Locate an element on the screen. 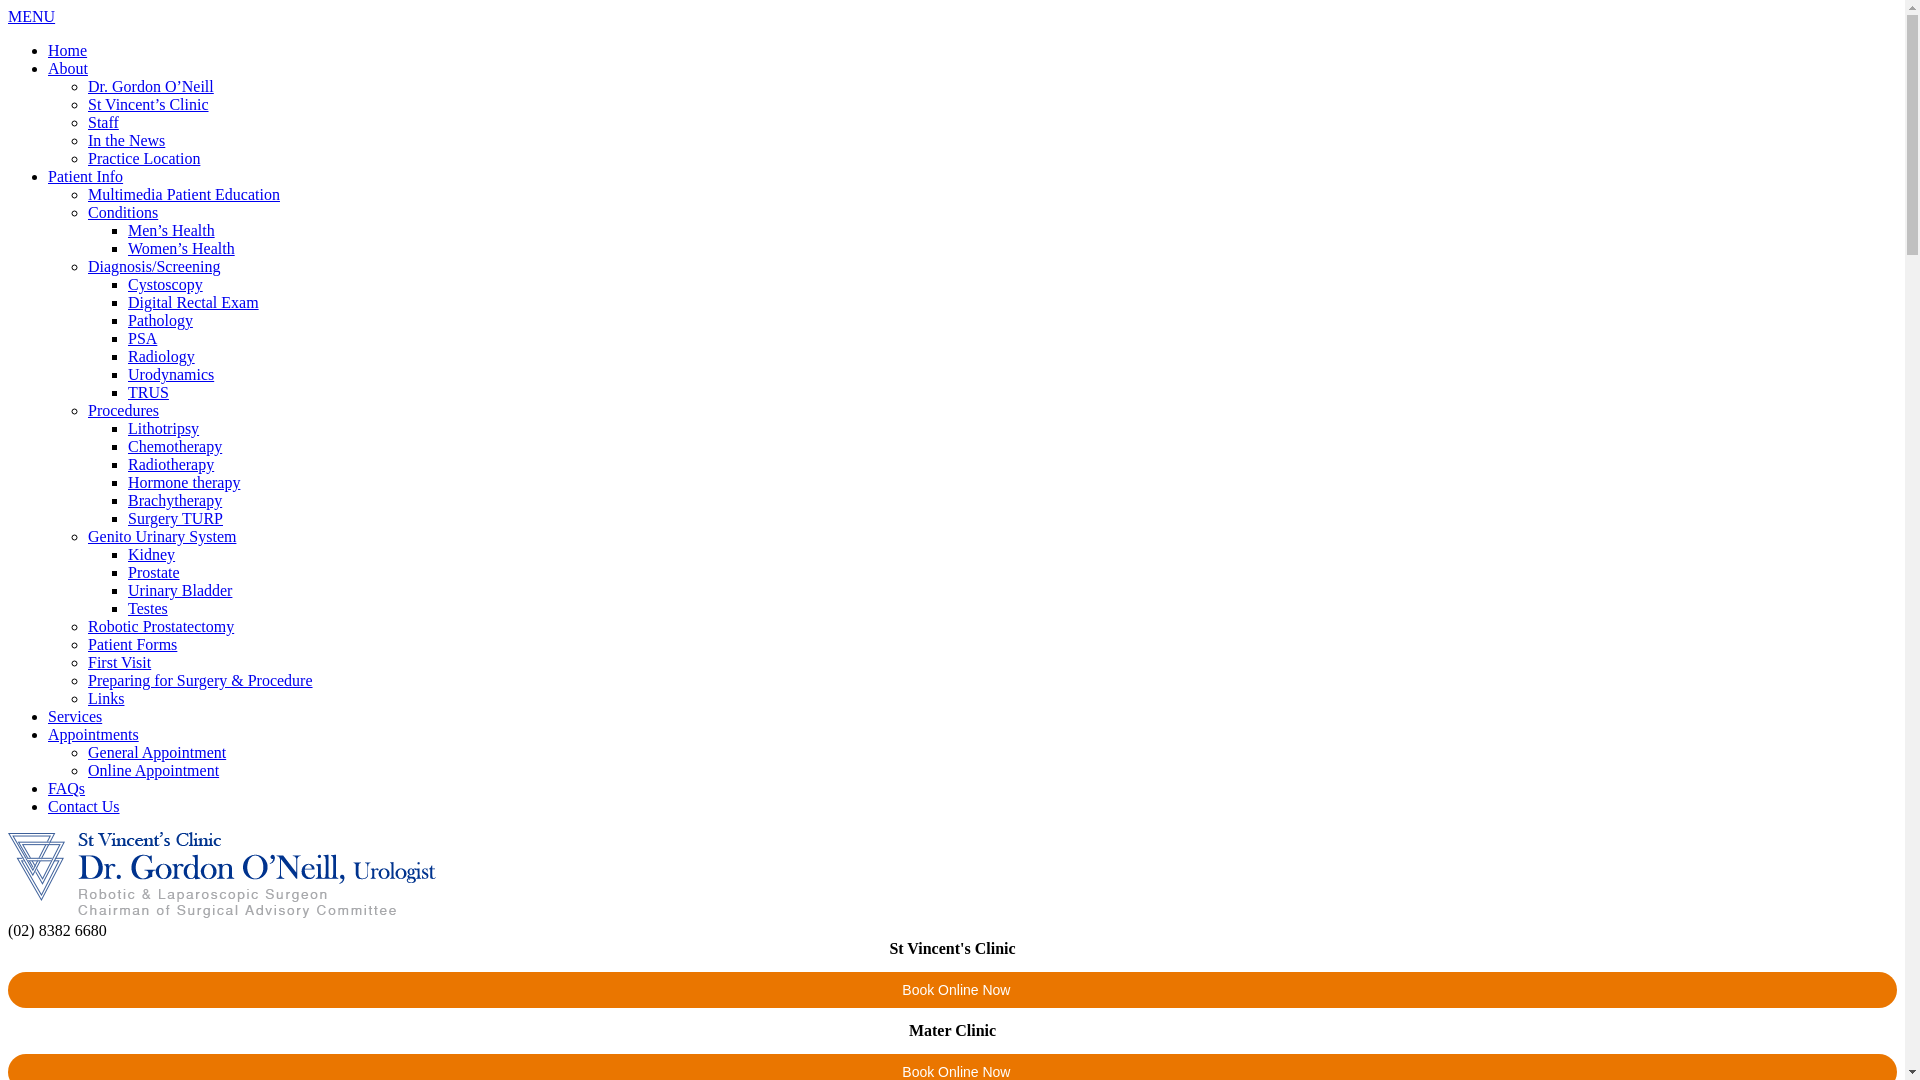 The image size is (1920, 1080). 'MENU' is located at coordinates (31, 16).